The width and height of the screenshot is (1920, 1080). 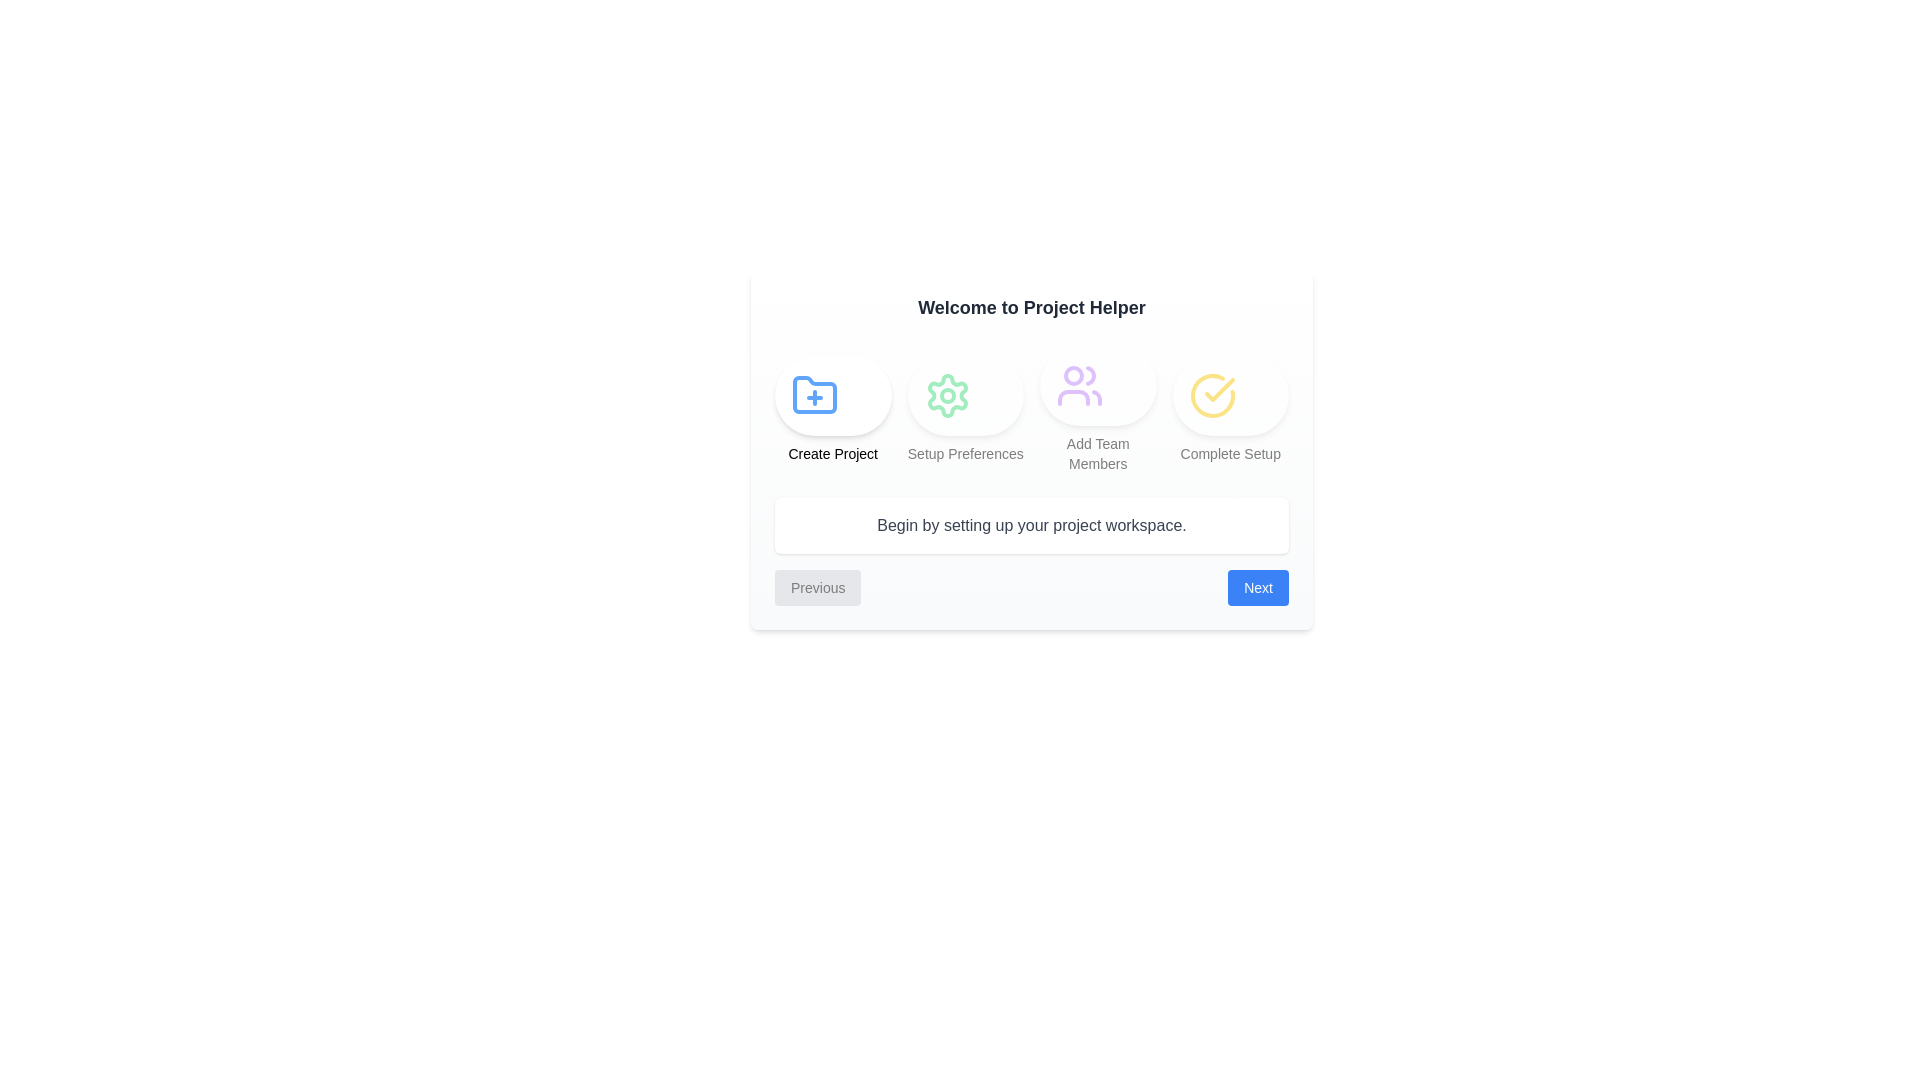 I want to click on the text area displaying the current step's description, so click(x=1032, y=524).